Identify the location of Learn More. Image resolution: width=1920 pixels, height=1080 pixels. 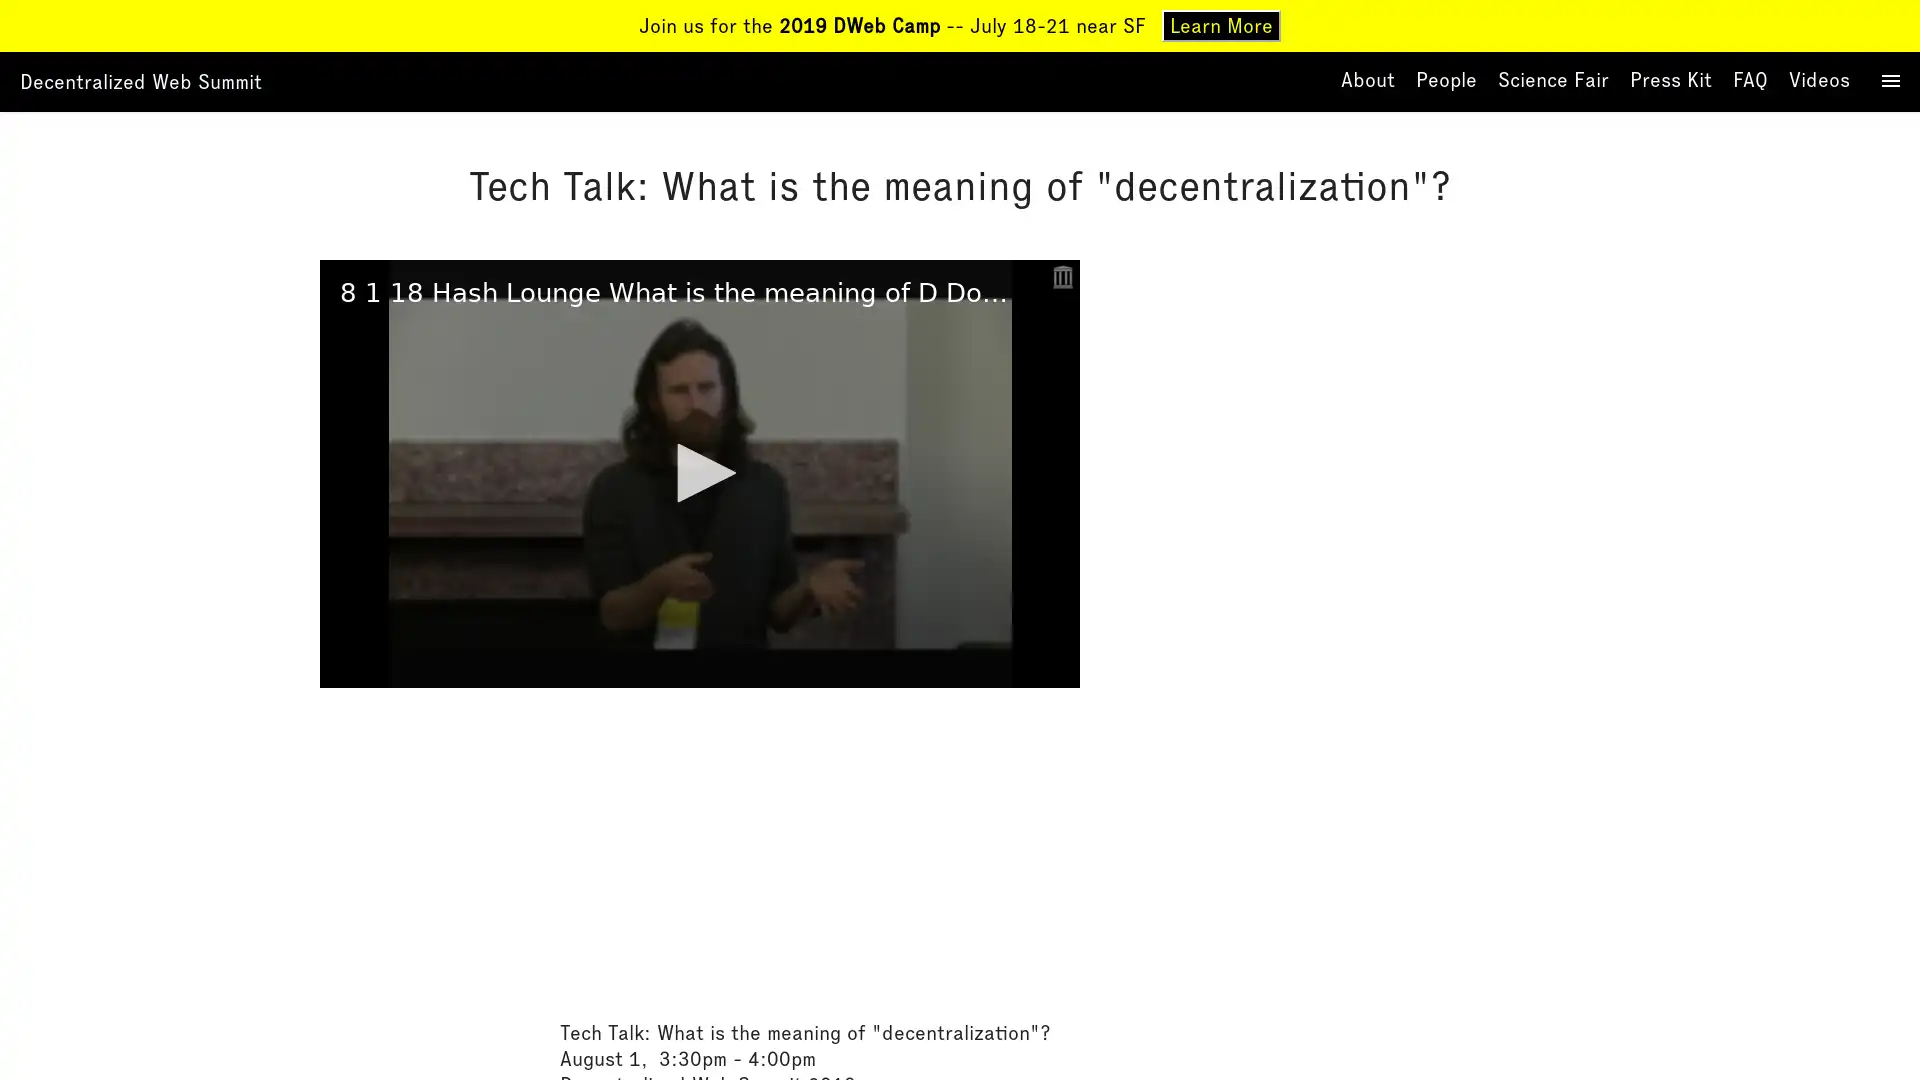
(1220, 26).